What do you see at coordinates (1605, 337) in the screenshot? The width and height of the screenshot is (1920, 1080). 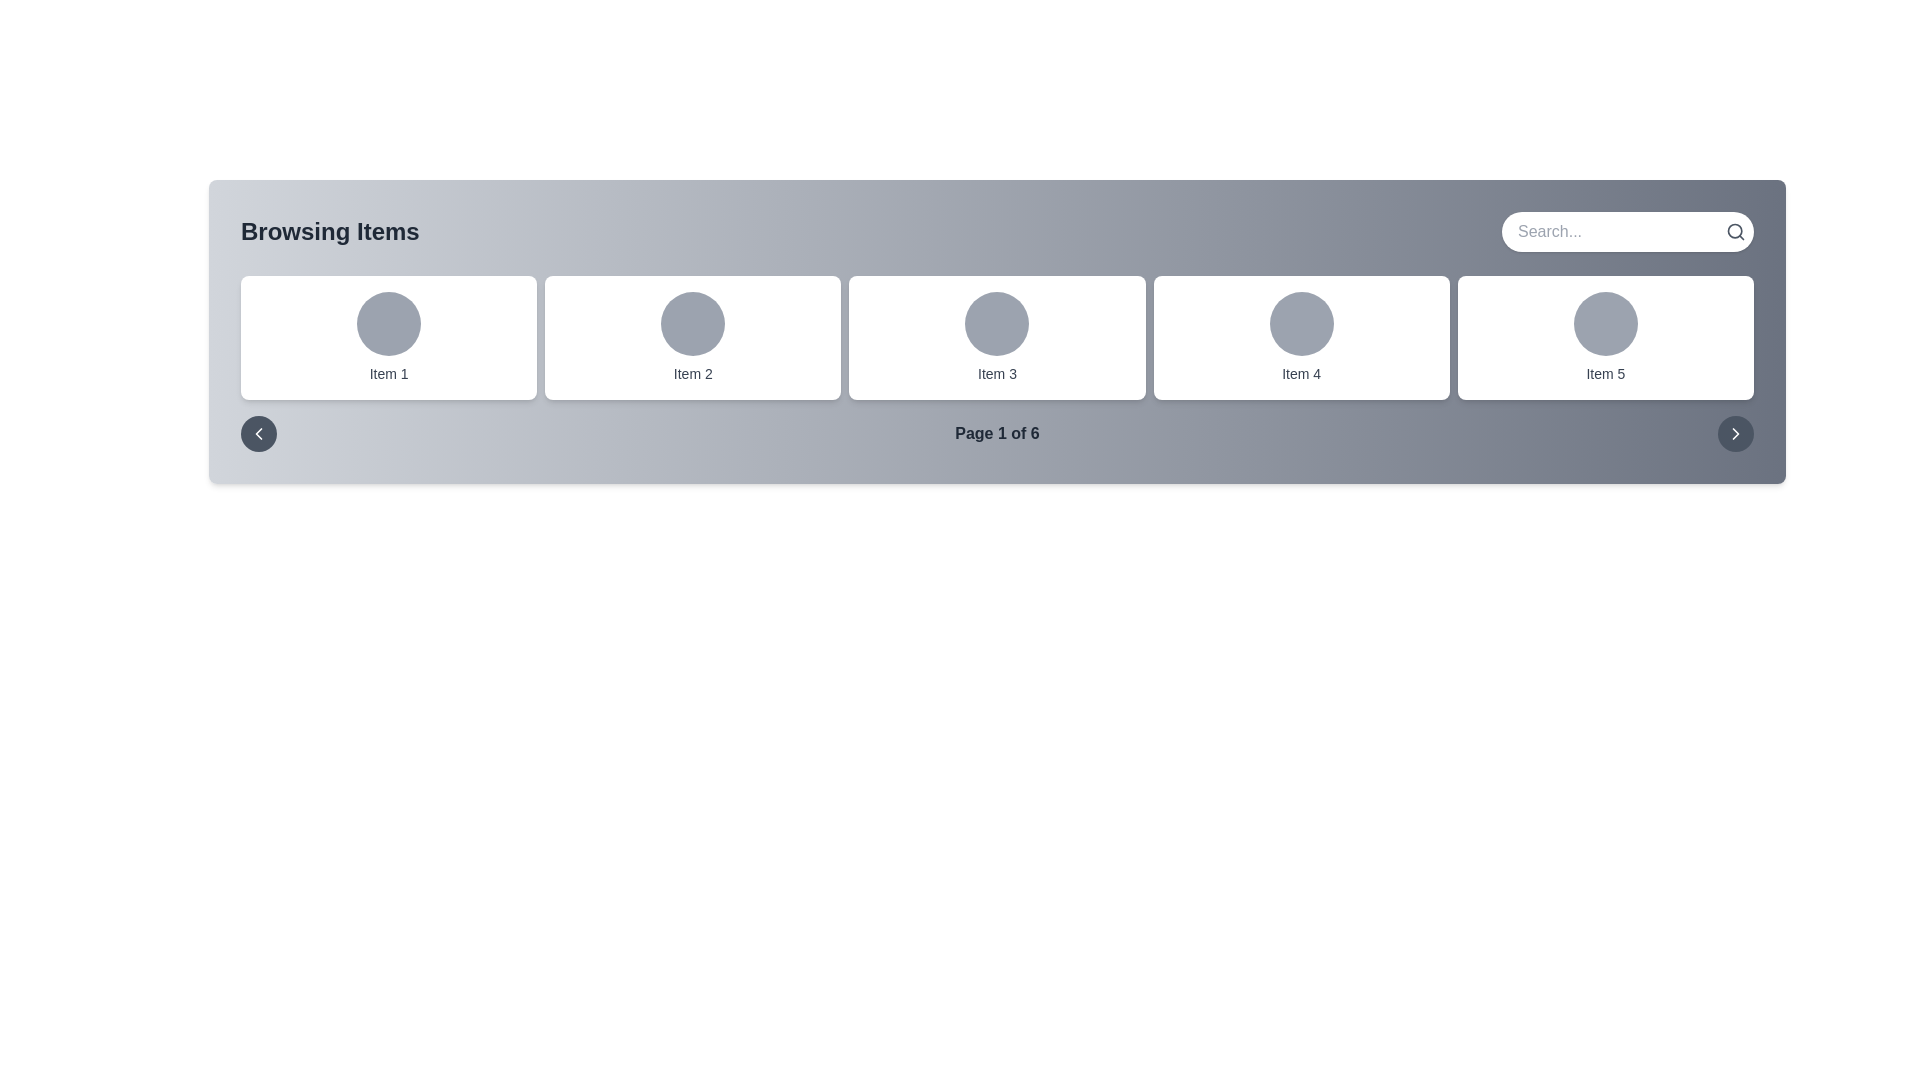 I see `the fifth card representing 'Item 5' in the grid layout` at bounding box center [1605, 337].